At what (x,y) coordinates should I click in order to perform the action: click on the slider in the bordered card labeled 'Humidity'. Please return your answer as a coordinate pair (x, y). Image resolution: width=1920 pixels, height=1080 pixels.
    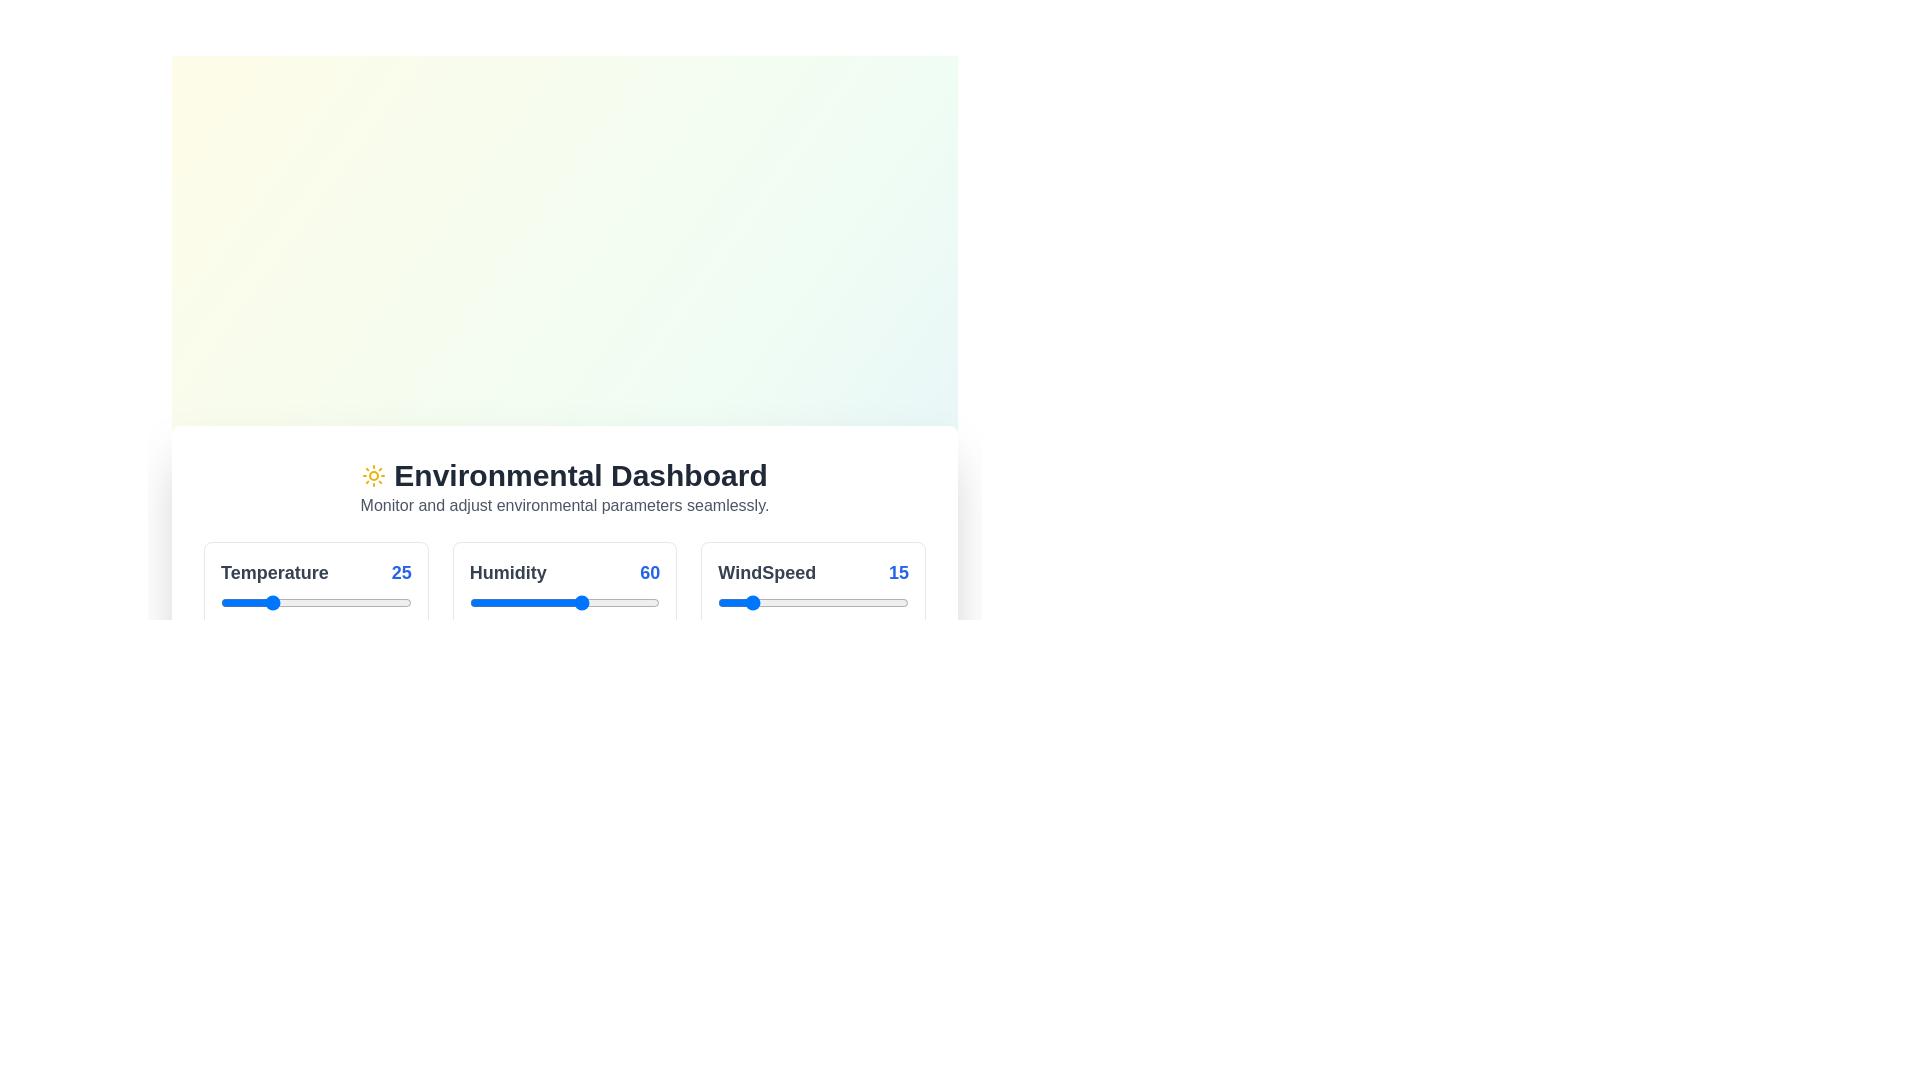
    Looking at the image, I should click on (564, 600).